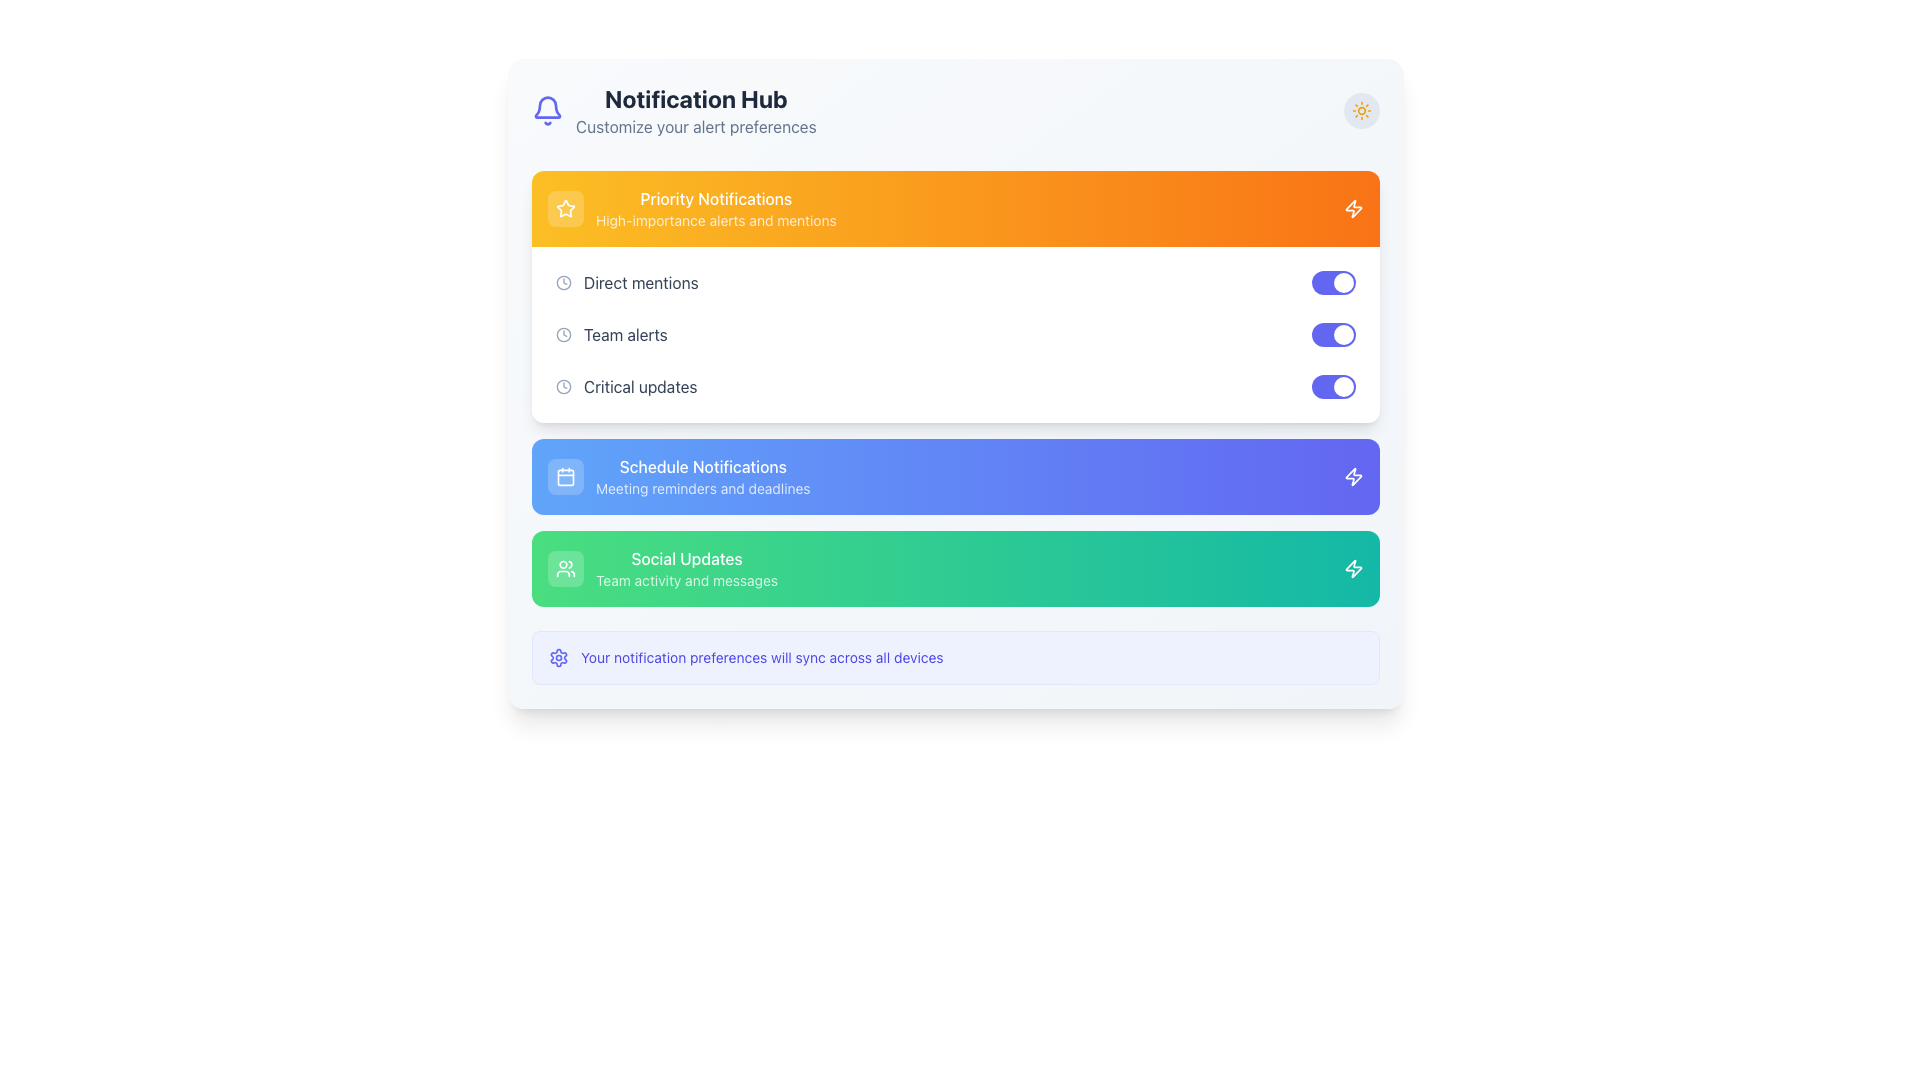  I want to click on the 'Team alerts' icon-text UI component, which is the second item in the 'Priority Notifications' section, featuring a clock icon and dark slate gray text, so click(610, 334).